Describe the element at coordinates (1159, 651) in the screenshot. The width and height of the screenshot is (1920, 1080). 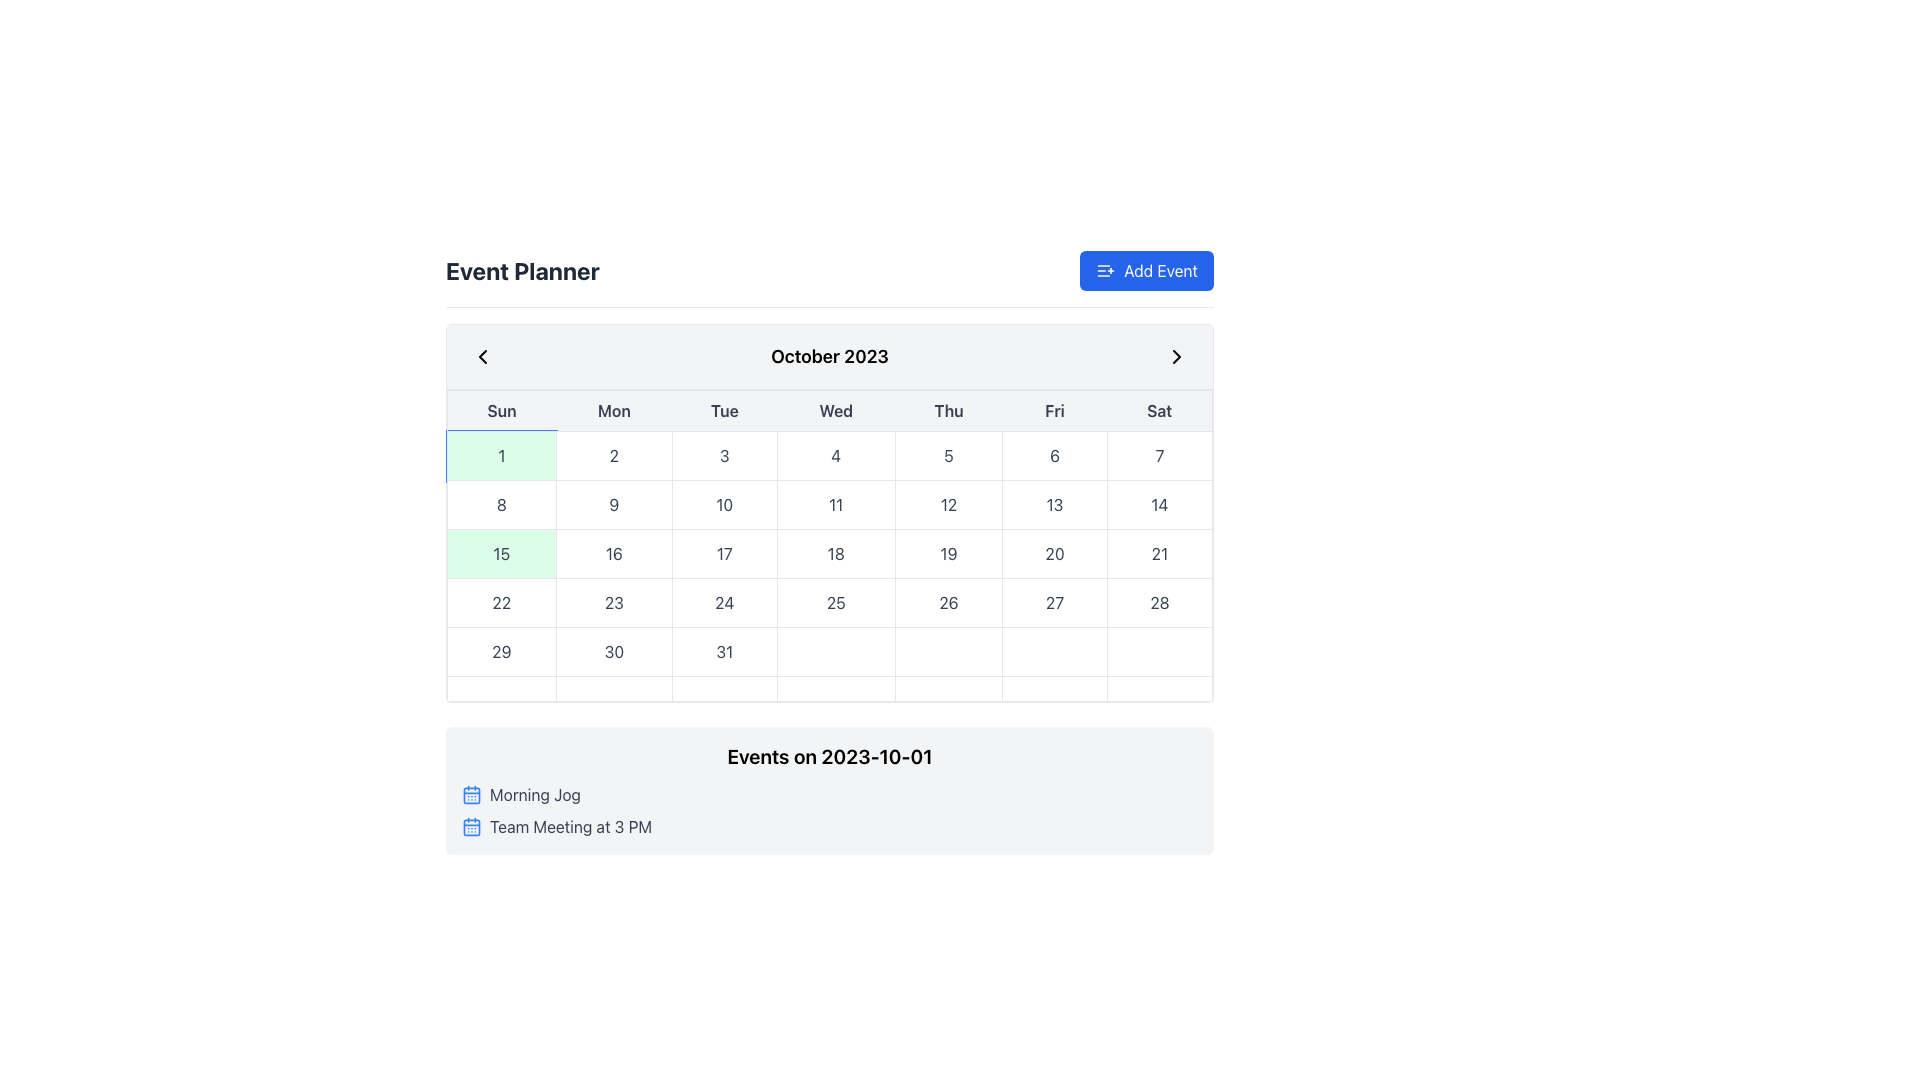
I see `on the 7th cell in the last row of the calendar grid, located under the Saturday column` at that location.